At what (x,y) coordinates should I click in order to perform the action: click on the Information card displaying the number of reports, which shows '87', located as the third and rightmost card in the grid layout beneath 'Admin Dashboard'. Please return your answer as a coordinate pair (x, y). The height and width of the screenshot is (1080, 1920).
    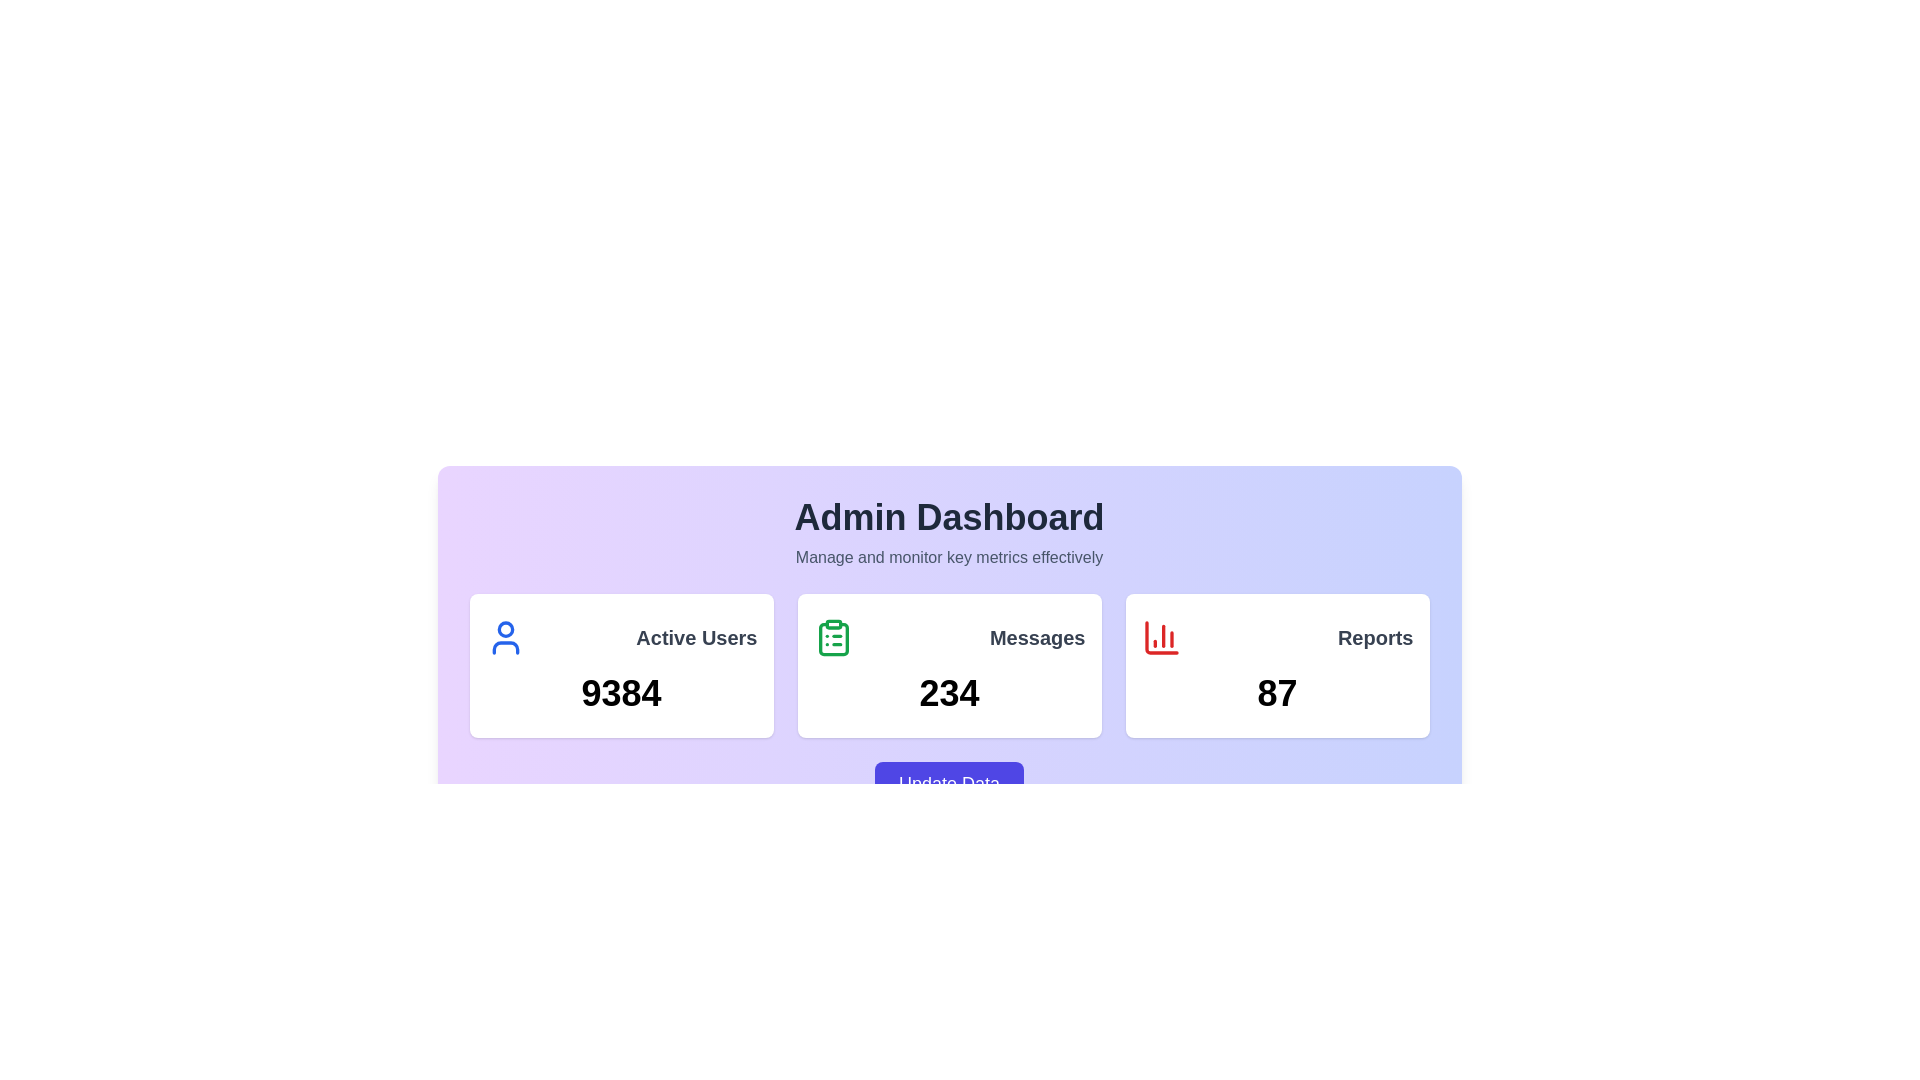
    Looking at the image, I should click on (1276, 666).